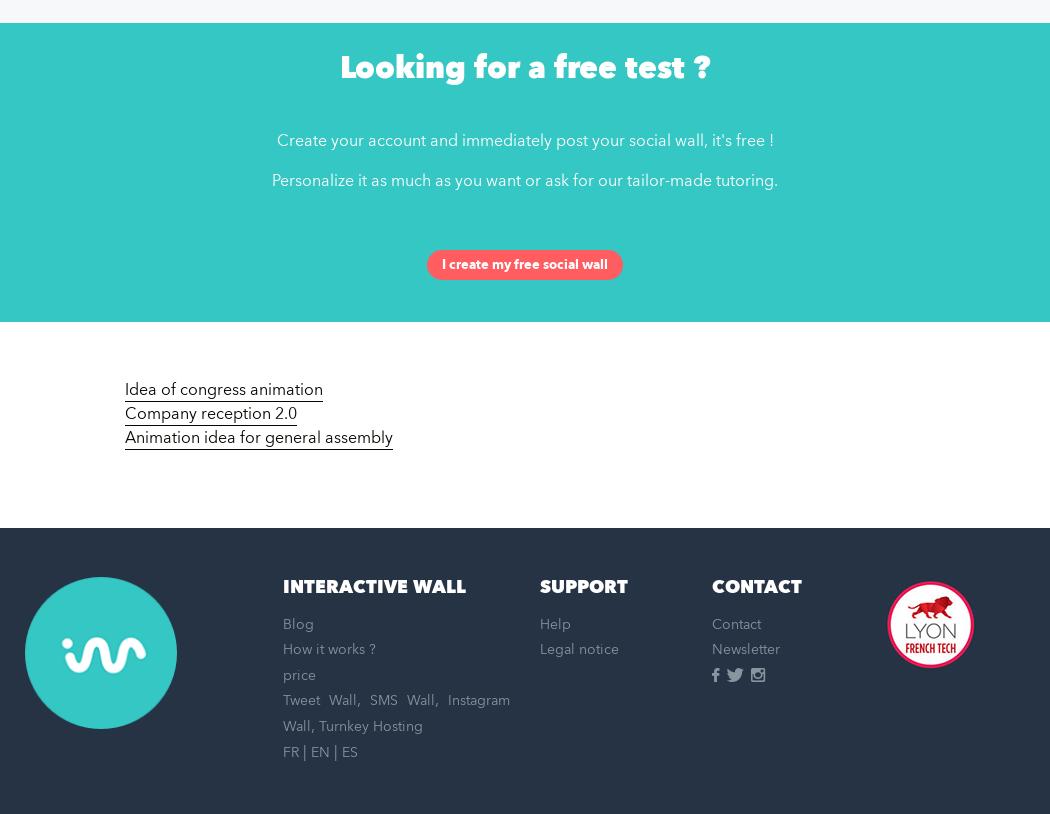 Image resolution: width=1050 pixels, height=814 pixels. Describe the element at coordinates (259, 437) in the screenshot. I see `'Animation idea for general assembly'` at that location.